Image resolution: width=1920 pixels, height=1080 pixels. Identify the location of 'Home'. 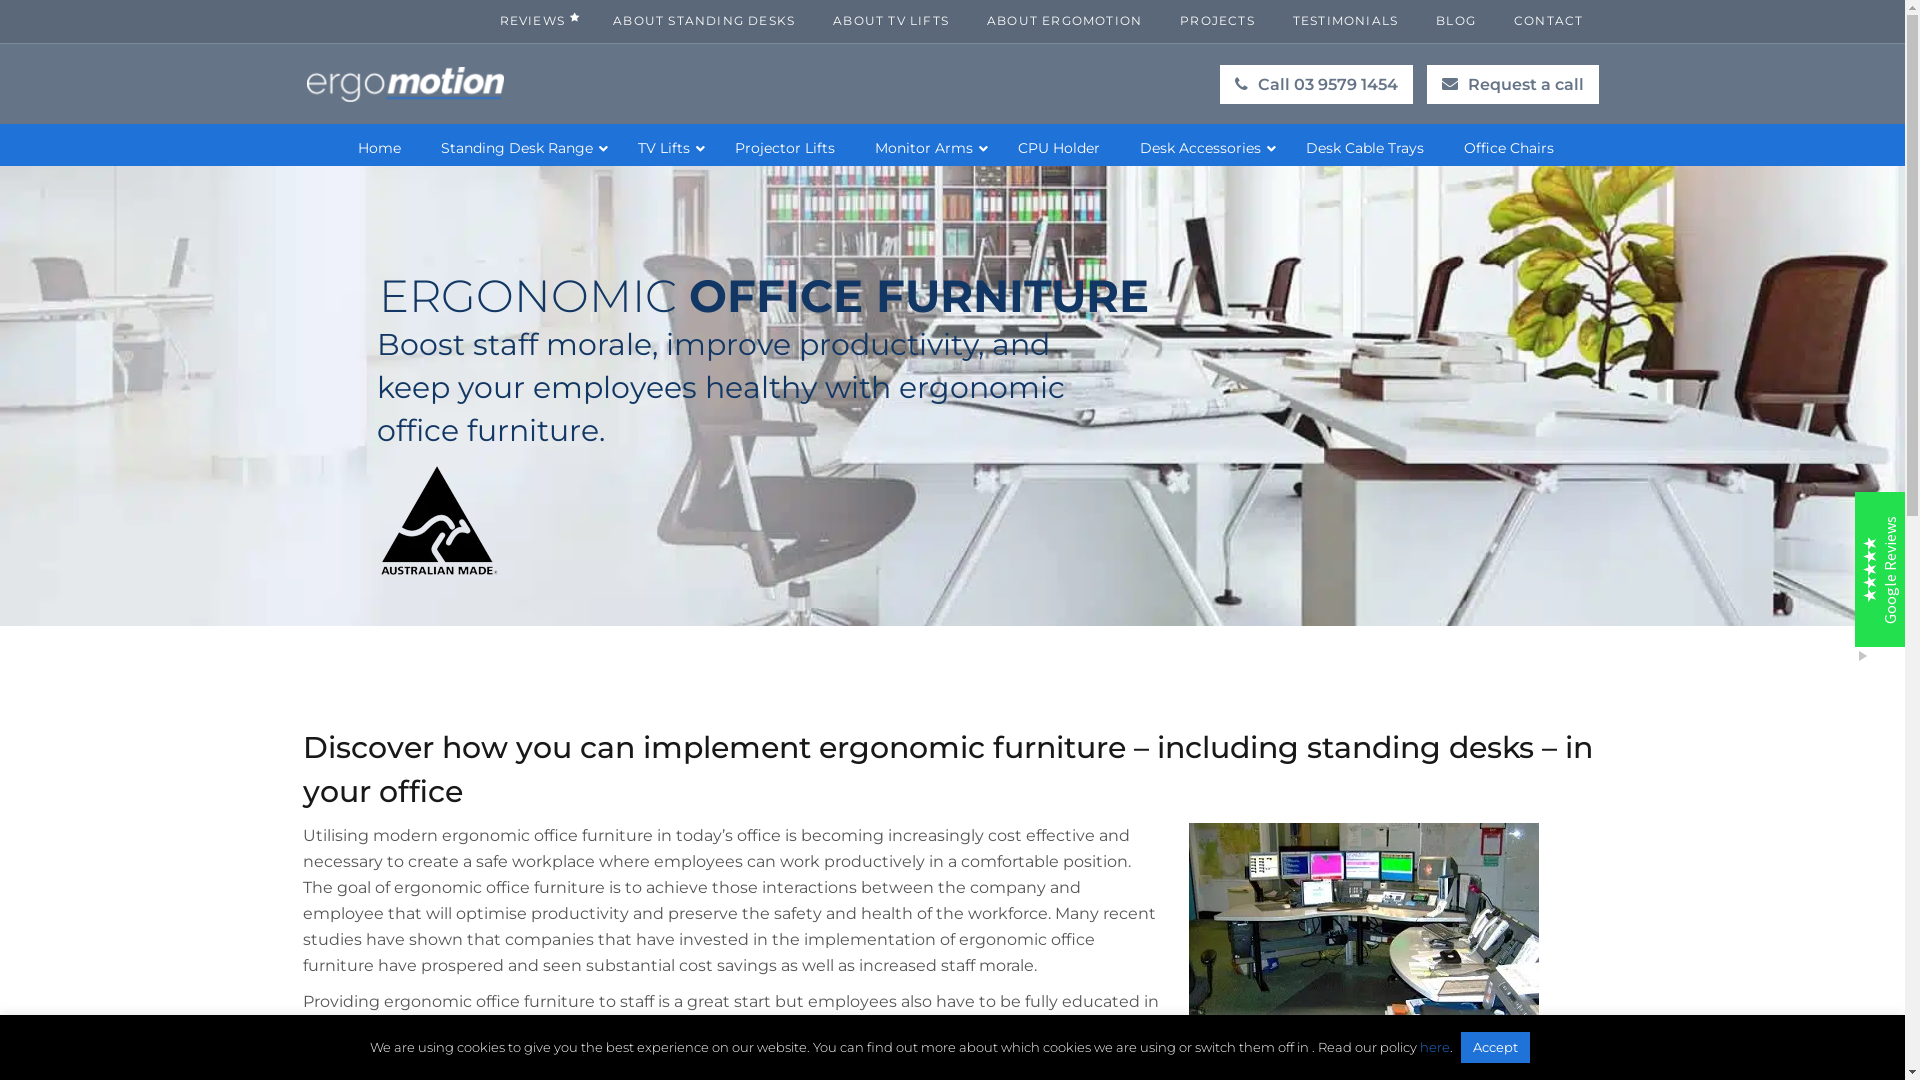
(379, 146).